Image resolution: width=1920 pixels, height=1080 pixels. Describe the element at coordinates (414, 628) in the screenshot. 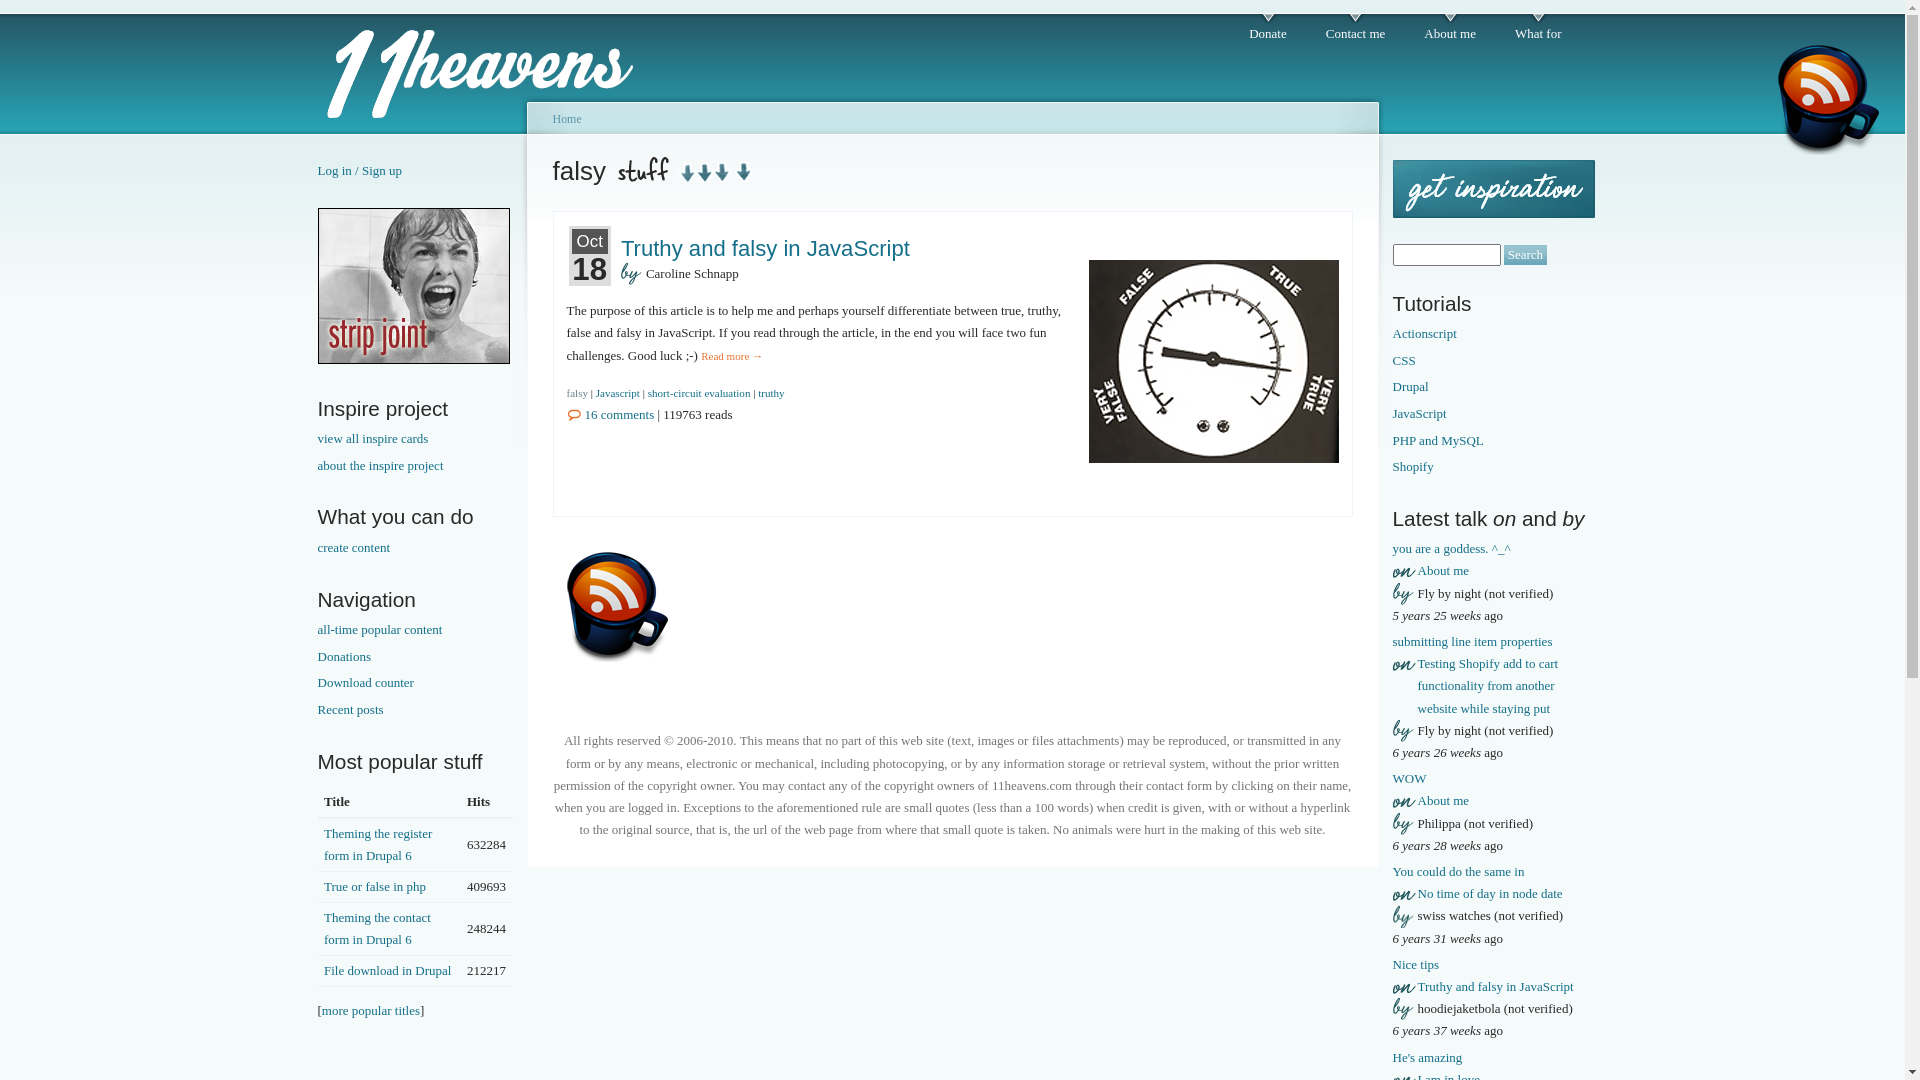

I see `'all-time popular content'` at that location.